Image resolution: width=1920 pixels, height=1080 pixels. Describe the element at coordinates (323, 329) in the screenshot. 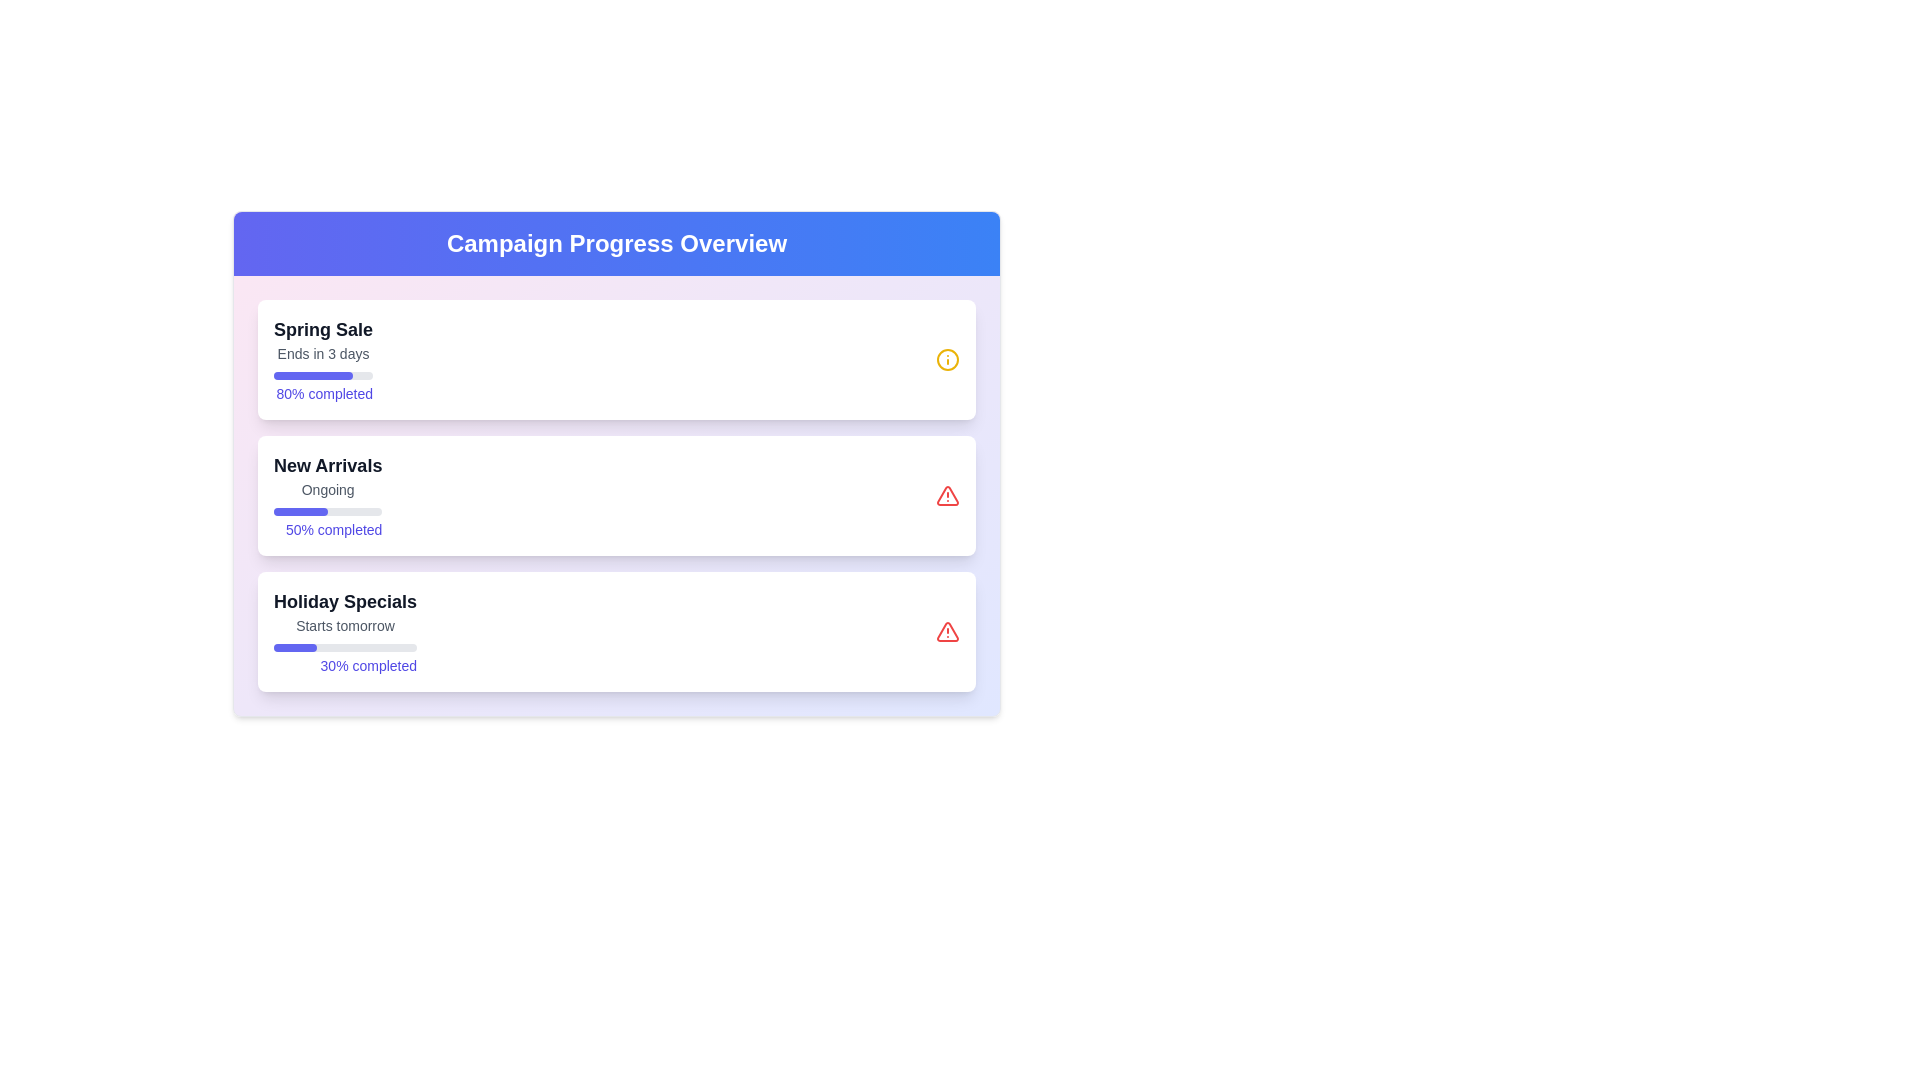

I see `the 'Spring Sale' title text in the first promotional card, which is located at the top of the card above other elements` at that location.